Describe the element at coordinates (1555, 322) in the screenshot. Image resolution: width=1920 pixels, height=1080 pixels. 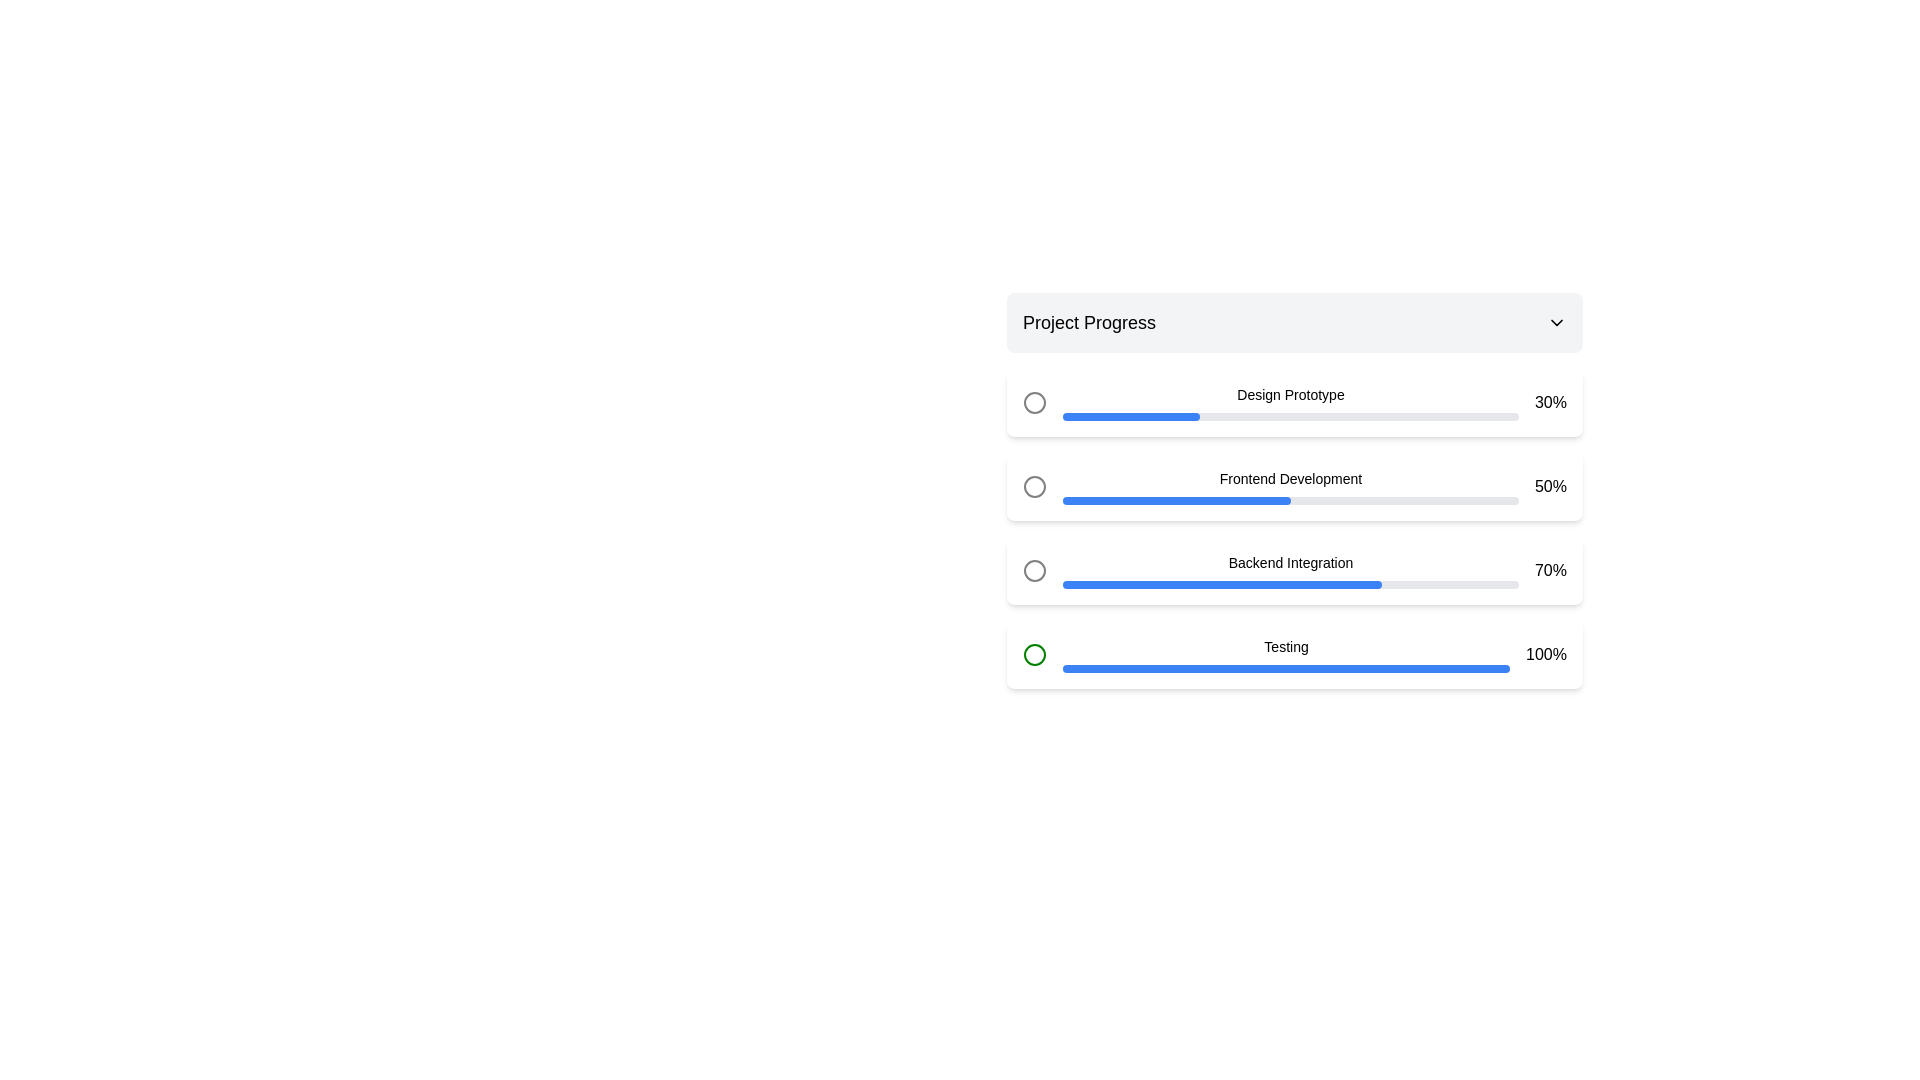
I see `the chevron-down SVG icon located at the right end of the 'Project Progress' header` at that location.